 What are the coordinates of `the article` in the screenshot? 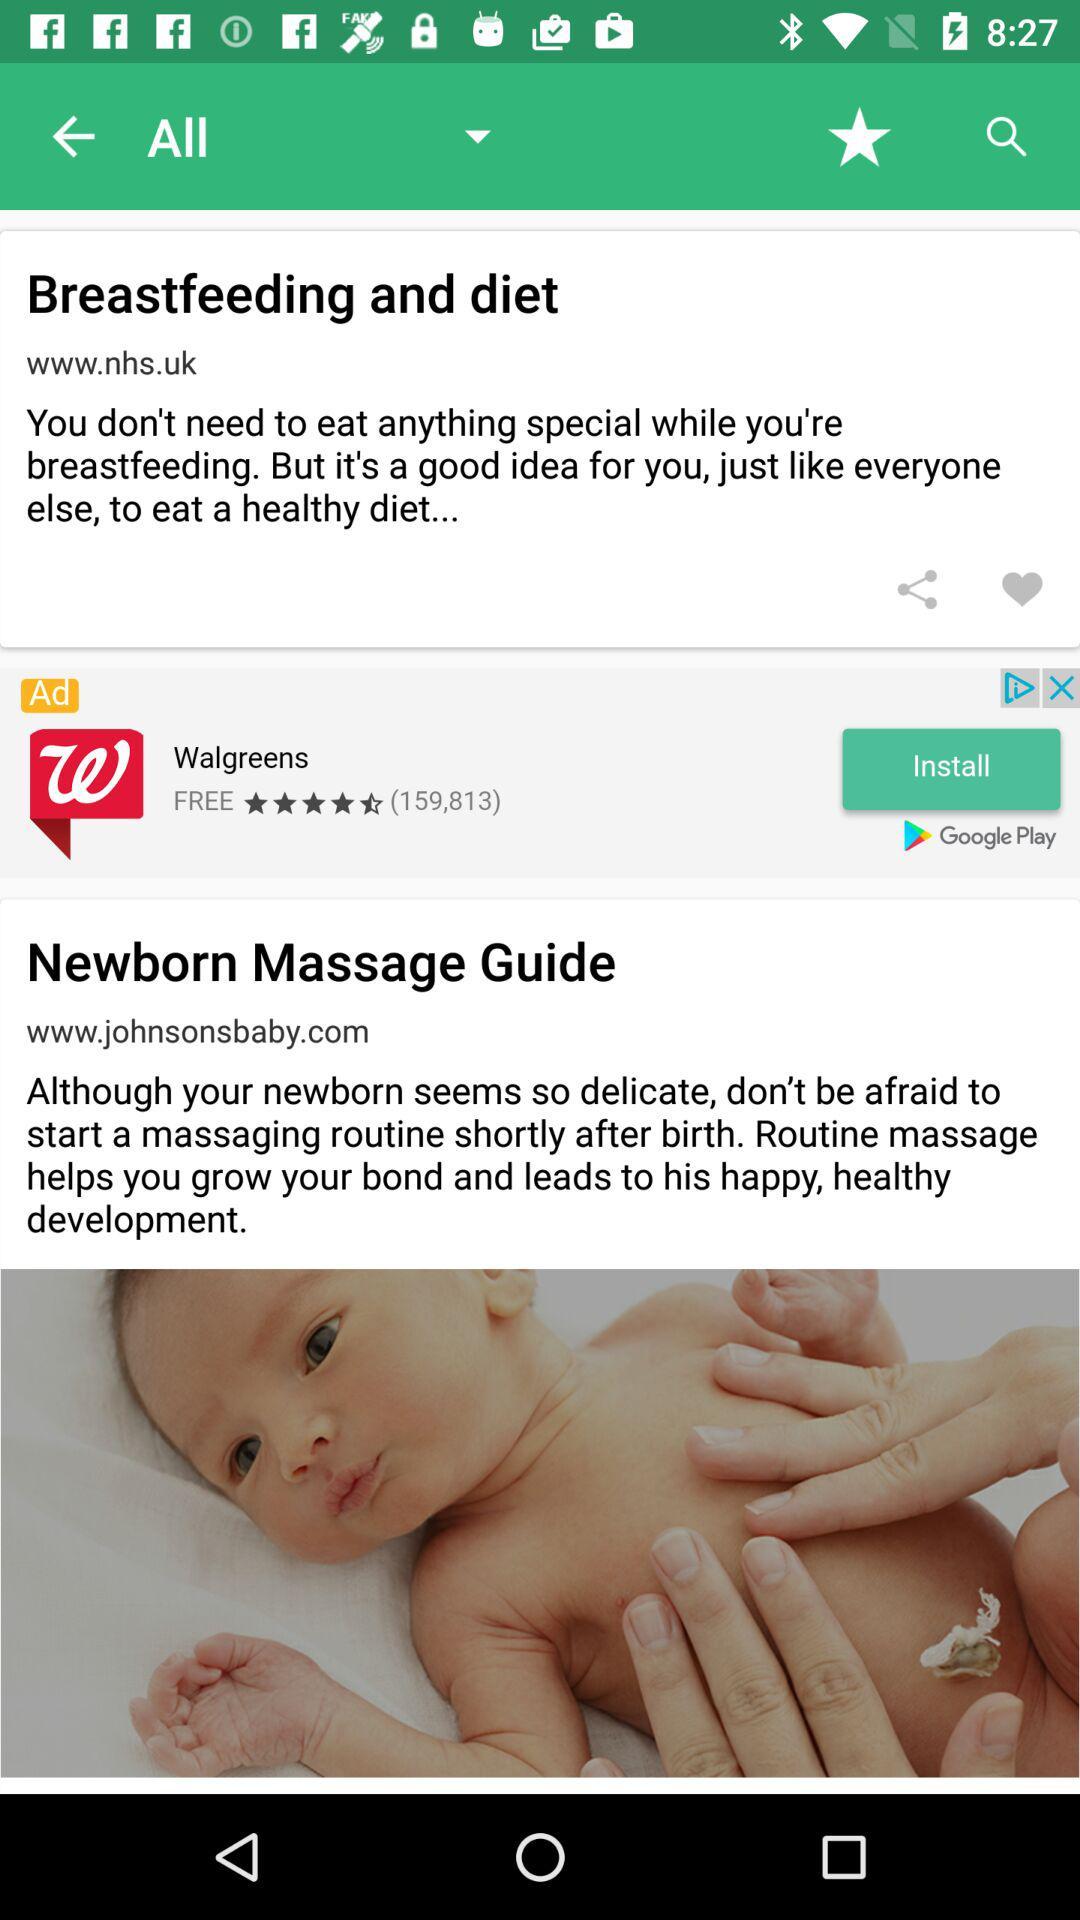 It's located at (858, 135).